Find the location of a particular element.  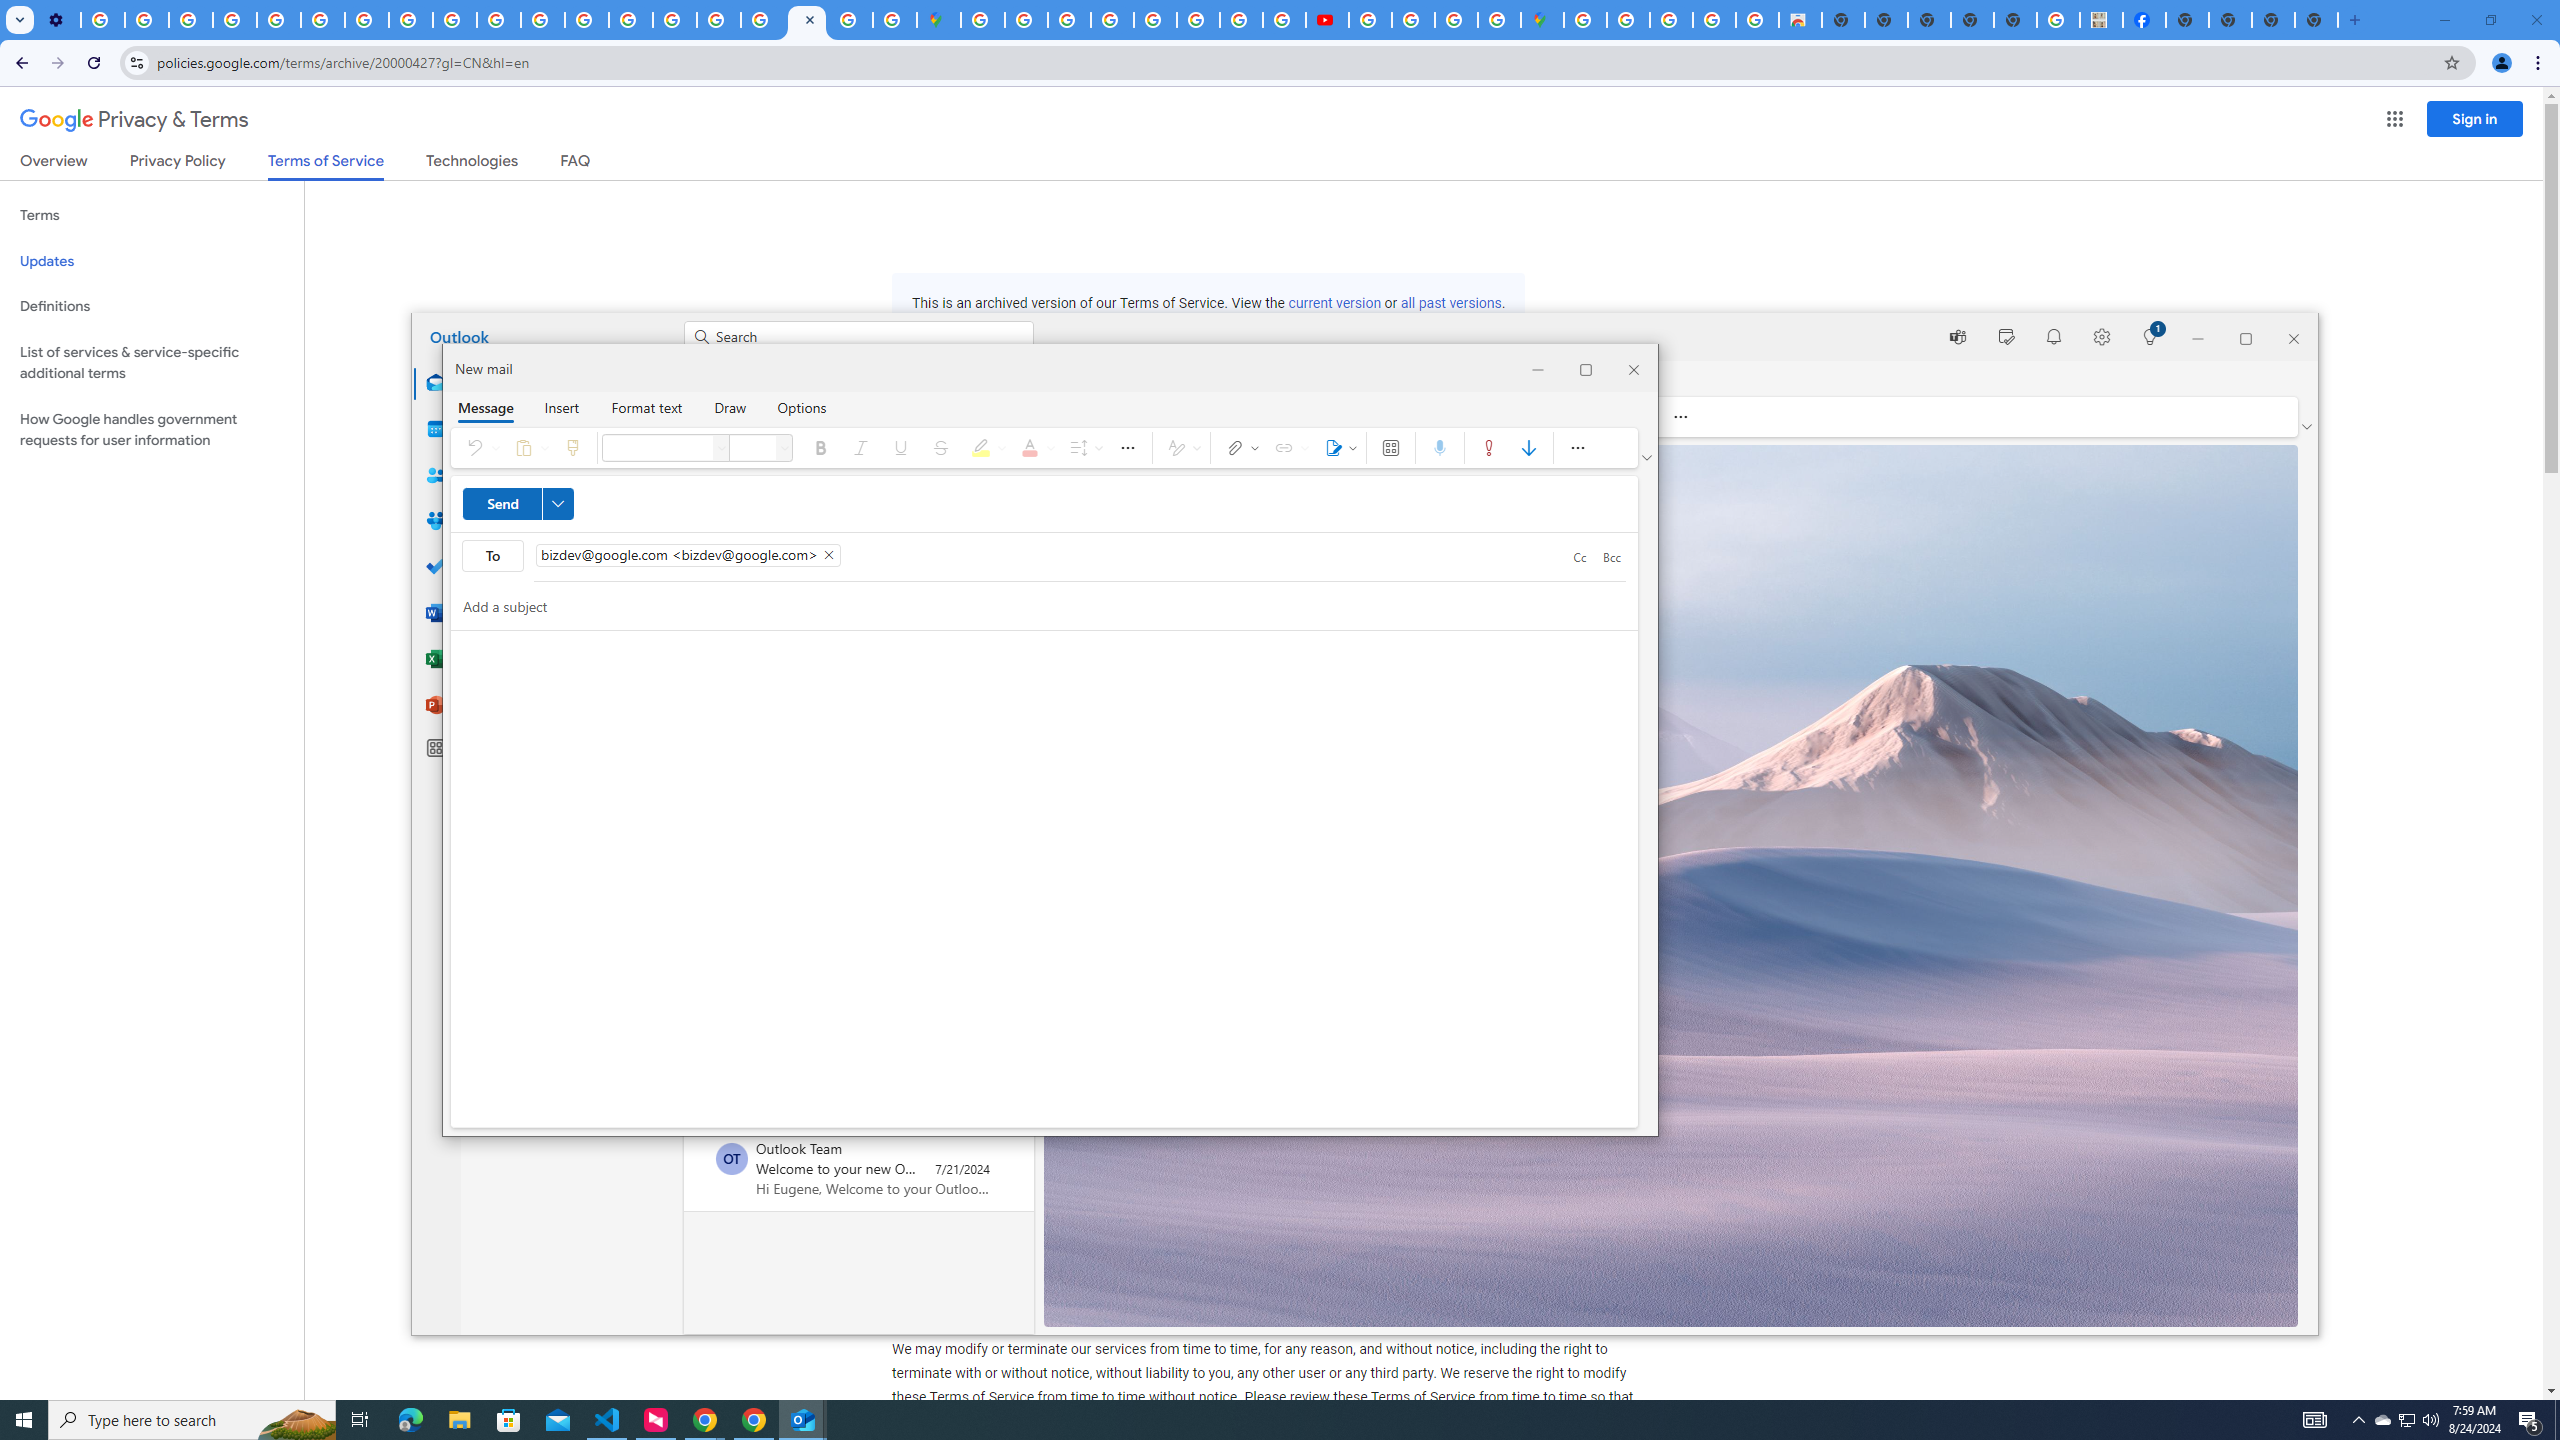

'Notifications' is located at coordinates (2054, 336).